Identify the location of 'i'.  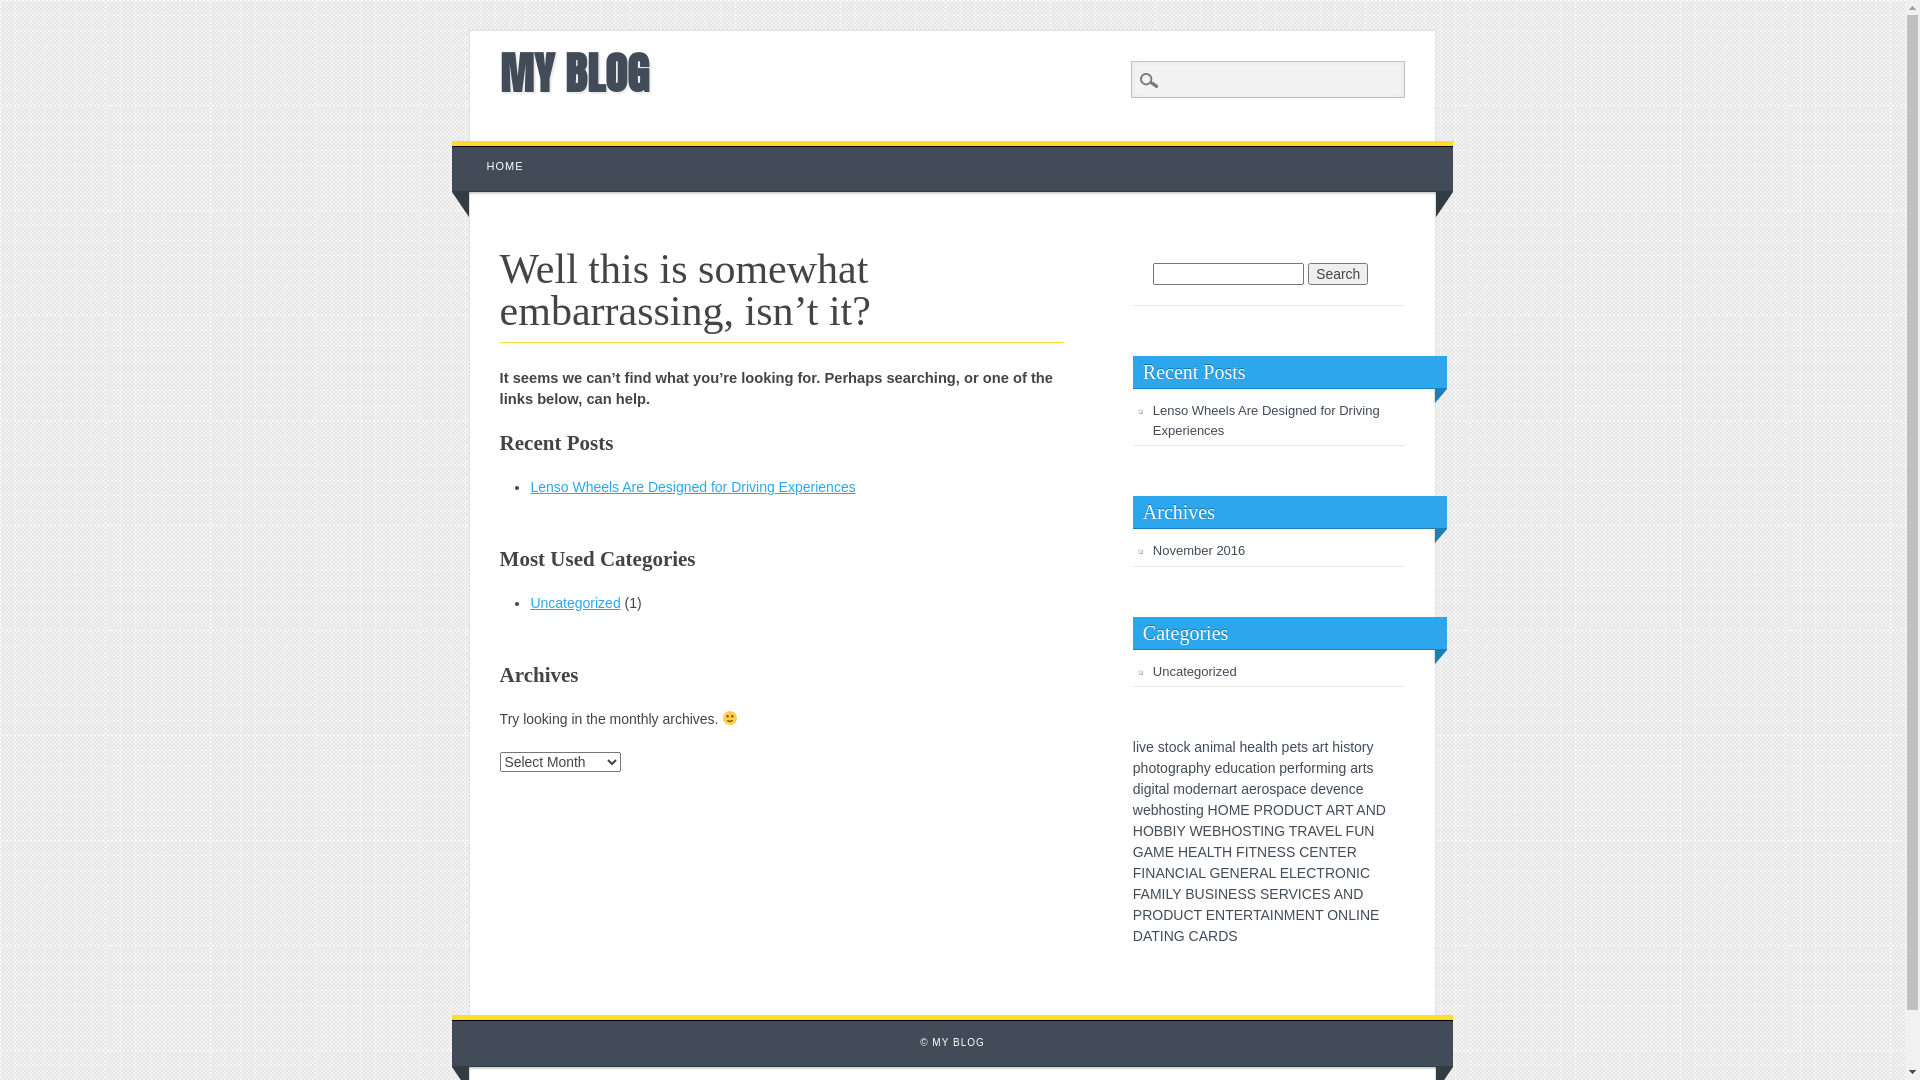
(1329, 766).